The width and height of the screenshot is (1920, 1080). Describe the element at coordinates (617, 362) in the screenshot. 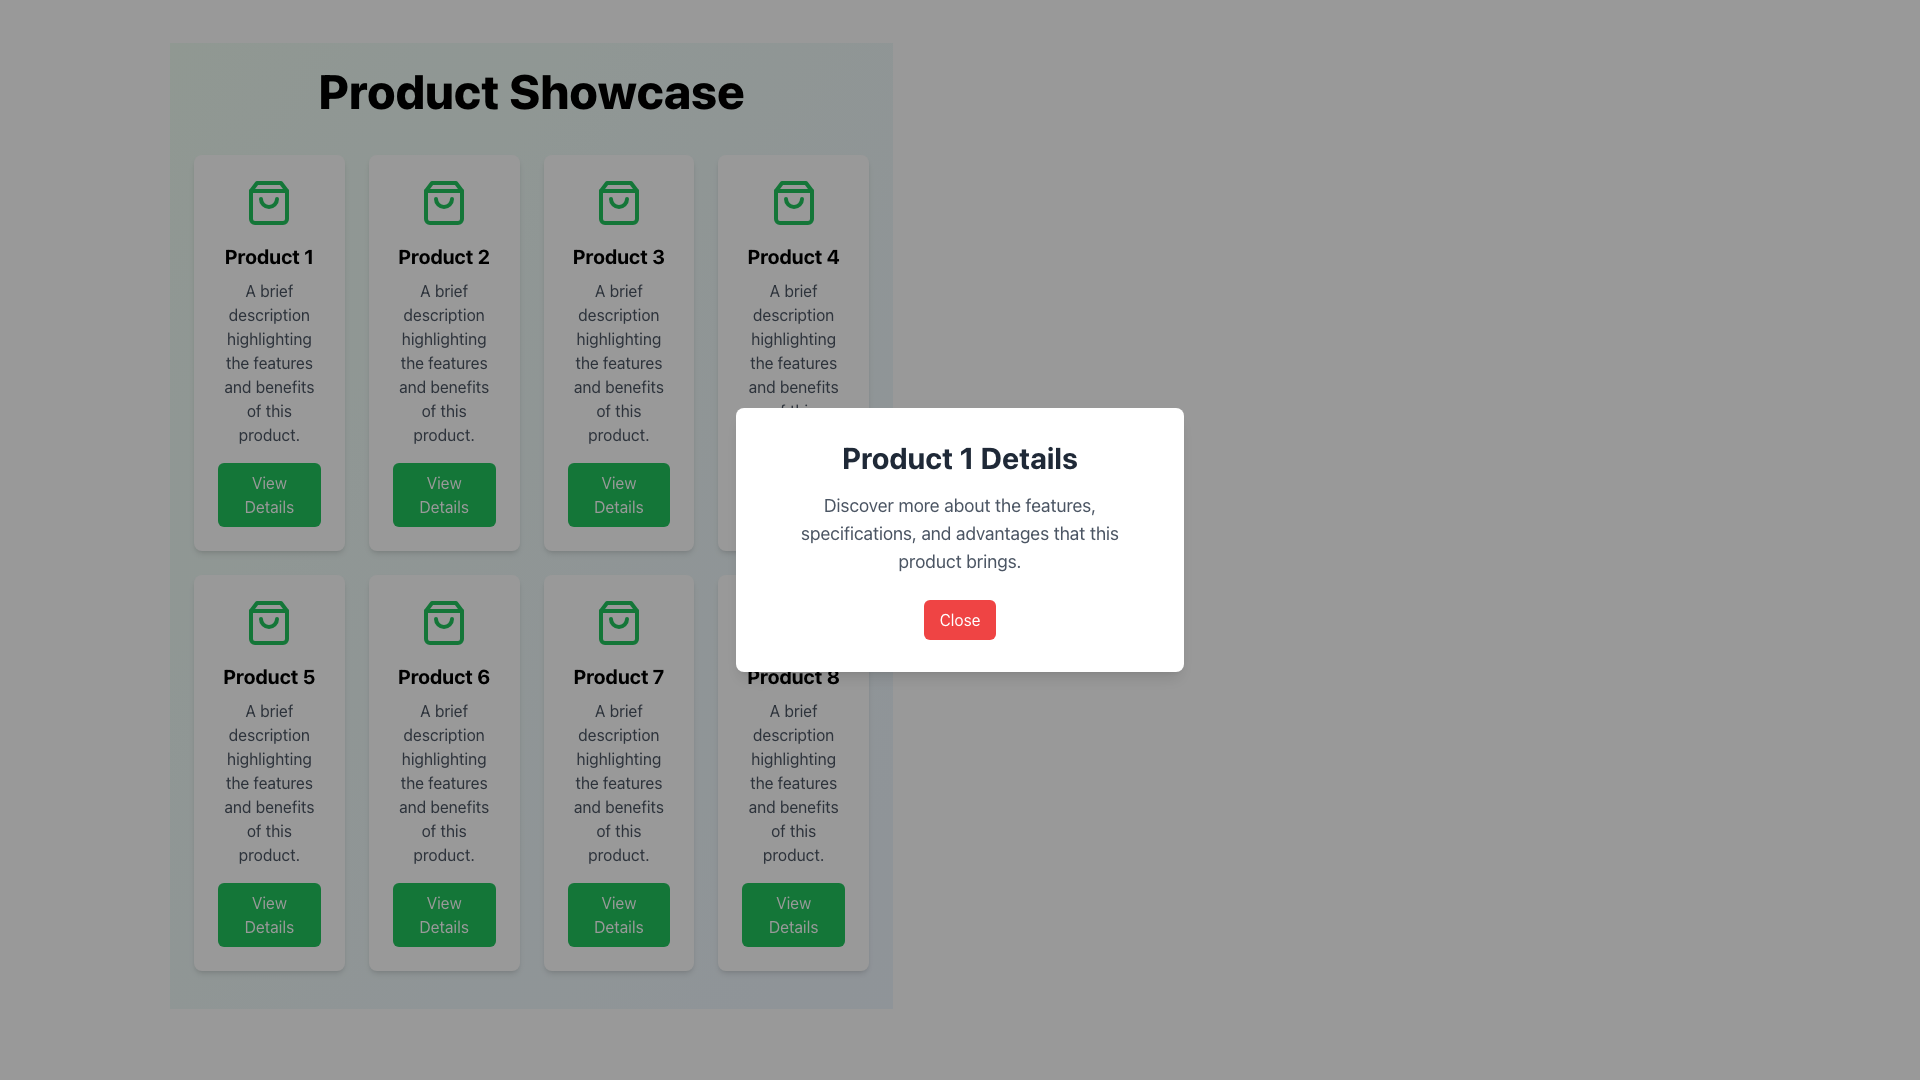

I see `the text block styled in gray, which contains the description: 'A brief description highlighting the features and benefits of this product.' This text block is located within the product card labeled 'Product 3', positioned between the title and the 'View Details' button` at that location.